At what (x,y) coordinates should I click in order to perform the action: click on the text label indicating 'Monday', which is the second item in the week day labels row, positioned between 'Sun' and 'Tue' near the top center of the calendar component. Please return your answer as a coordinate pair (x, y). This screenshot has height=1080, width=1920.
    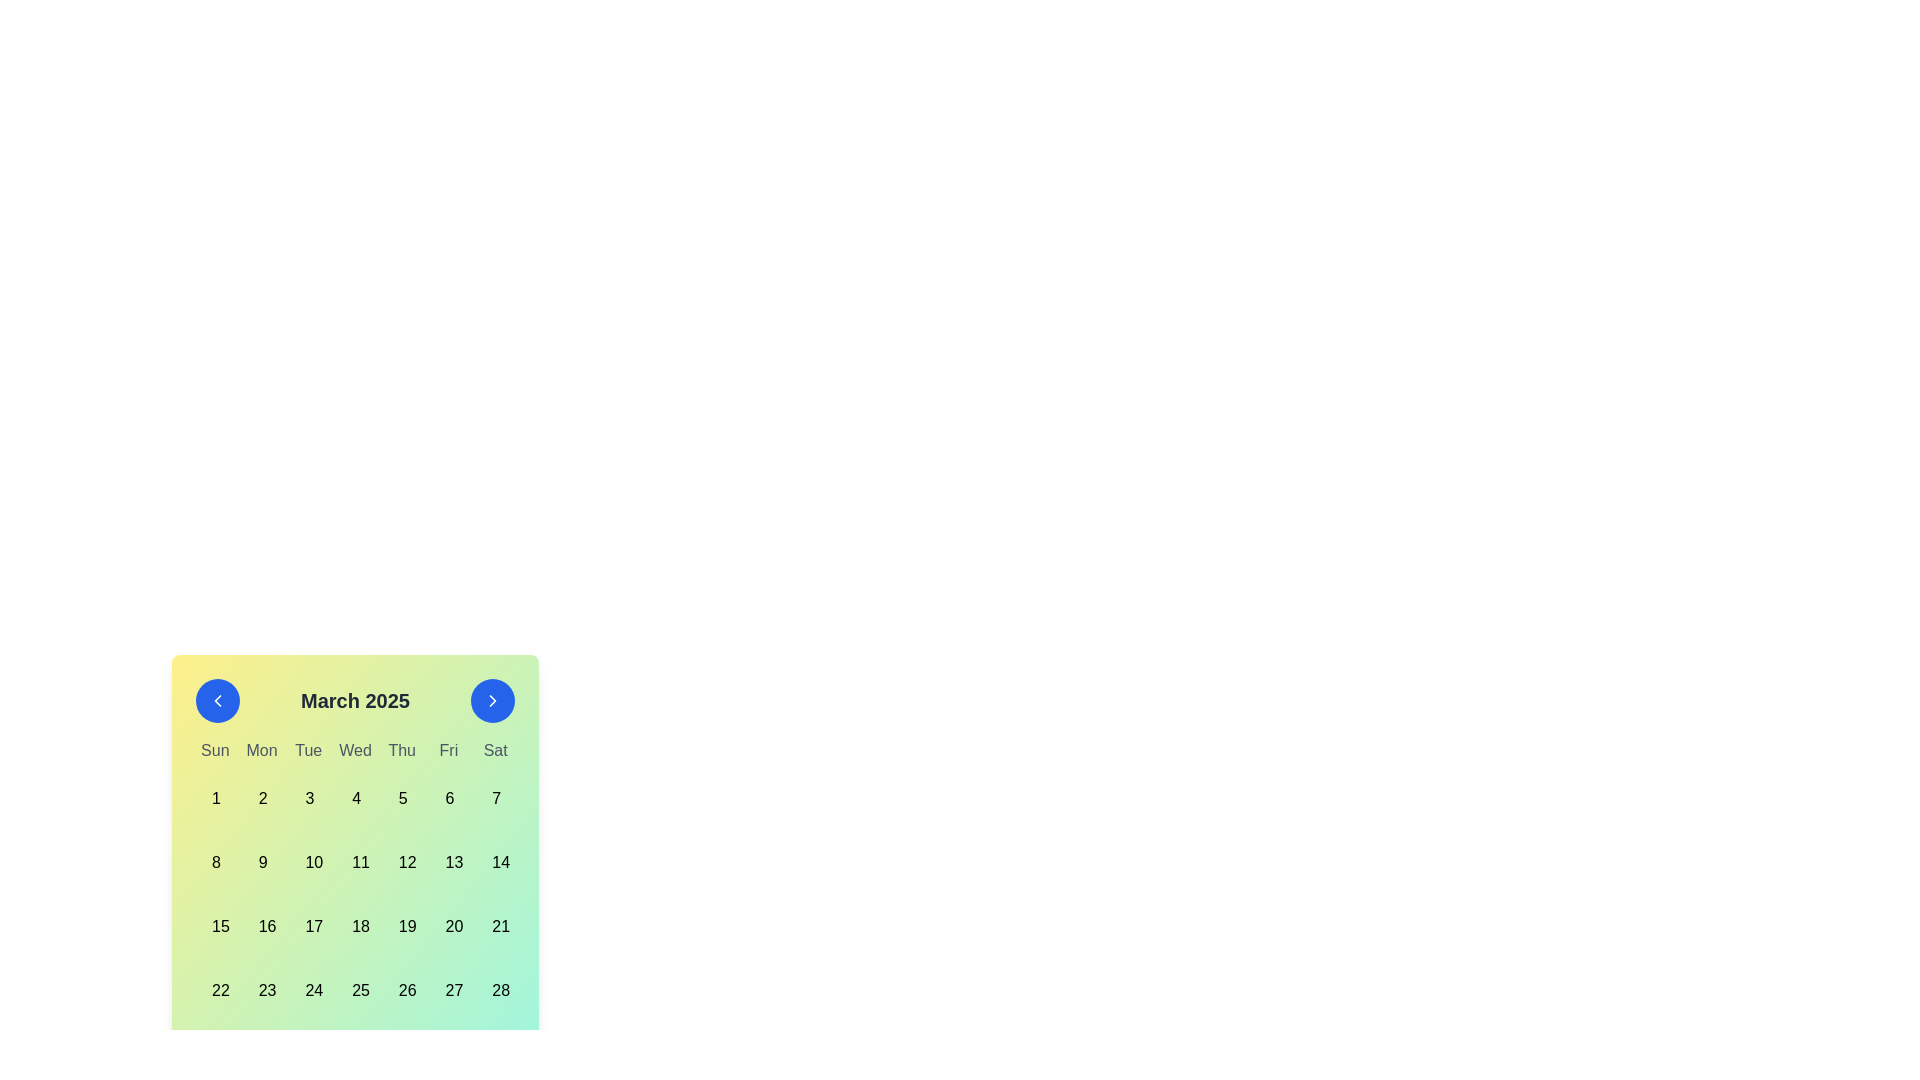
    Looking at the image, I should click on (261, 751).